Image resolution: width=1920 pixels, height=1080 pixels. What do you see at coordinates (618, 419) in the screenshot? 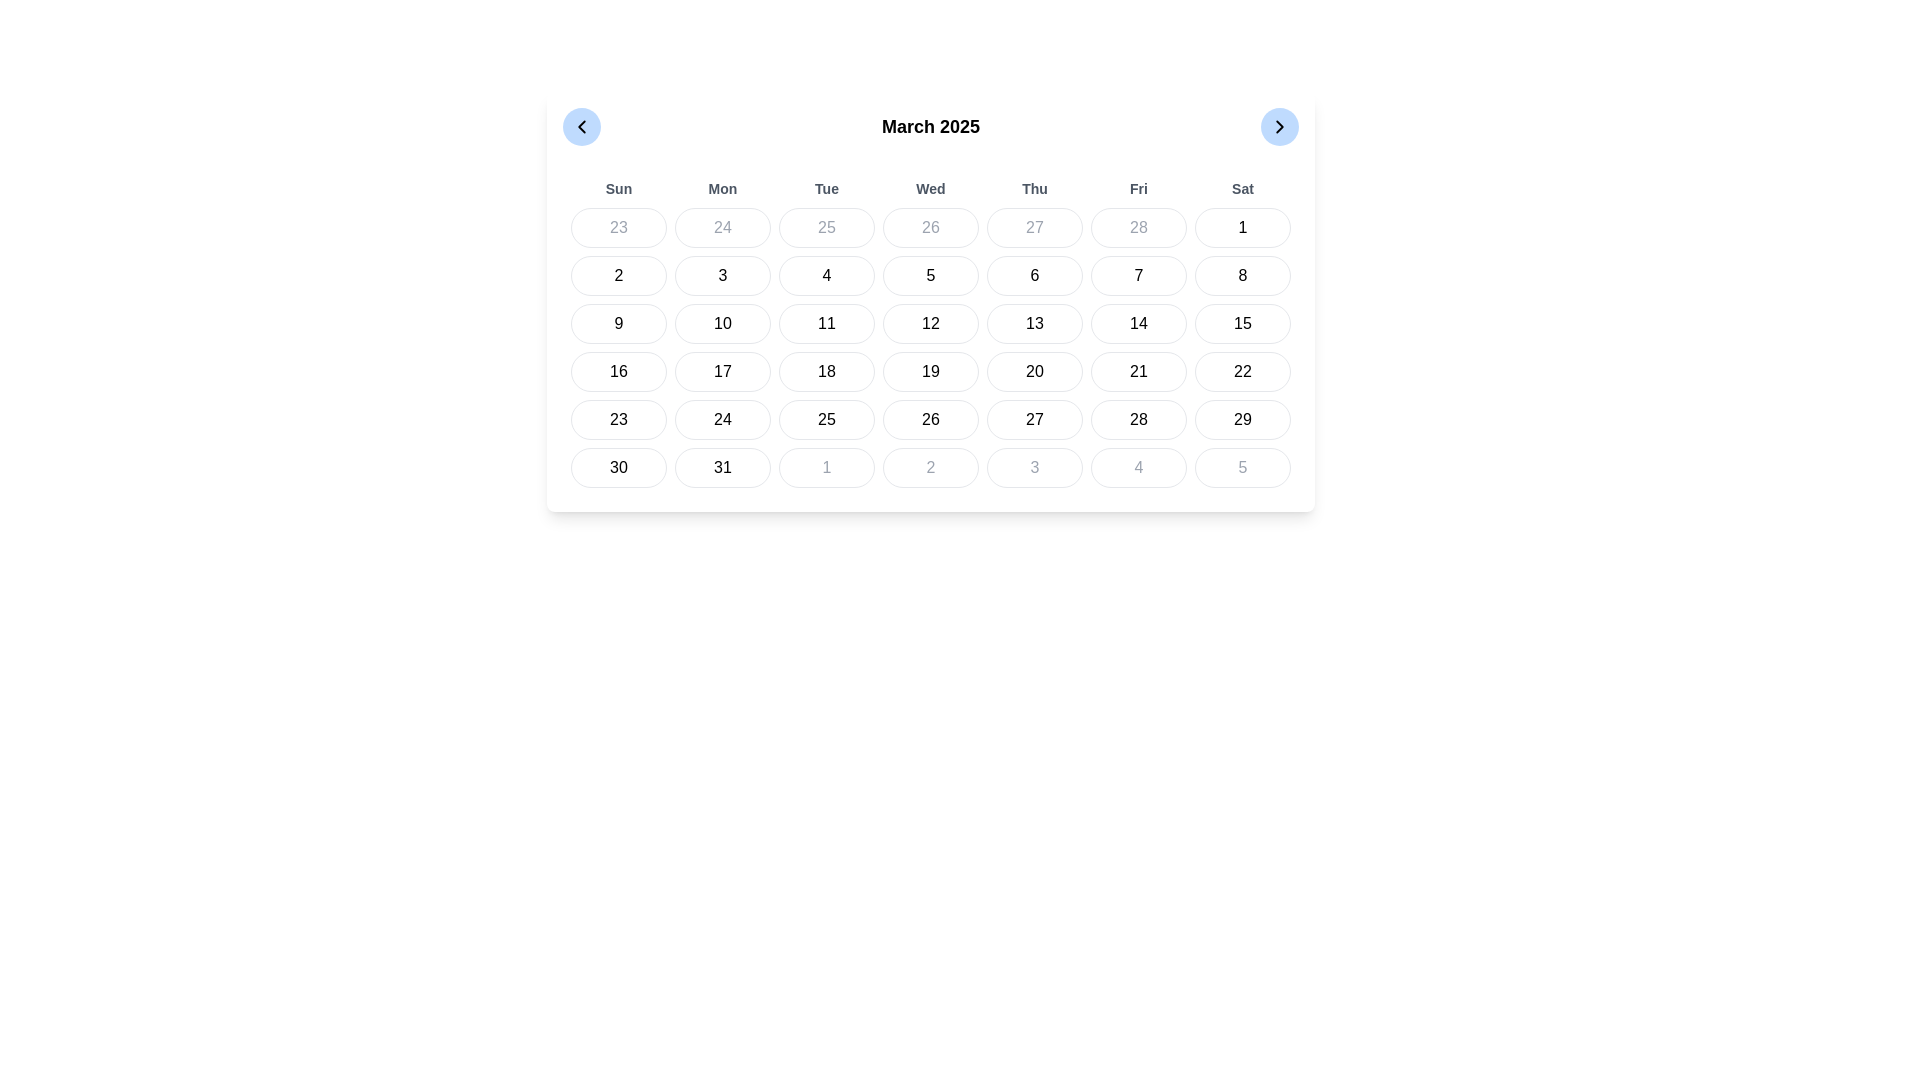
I see `the calendar day button located in the first column of the fourth row` at bounding box center [618, 419].